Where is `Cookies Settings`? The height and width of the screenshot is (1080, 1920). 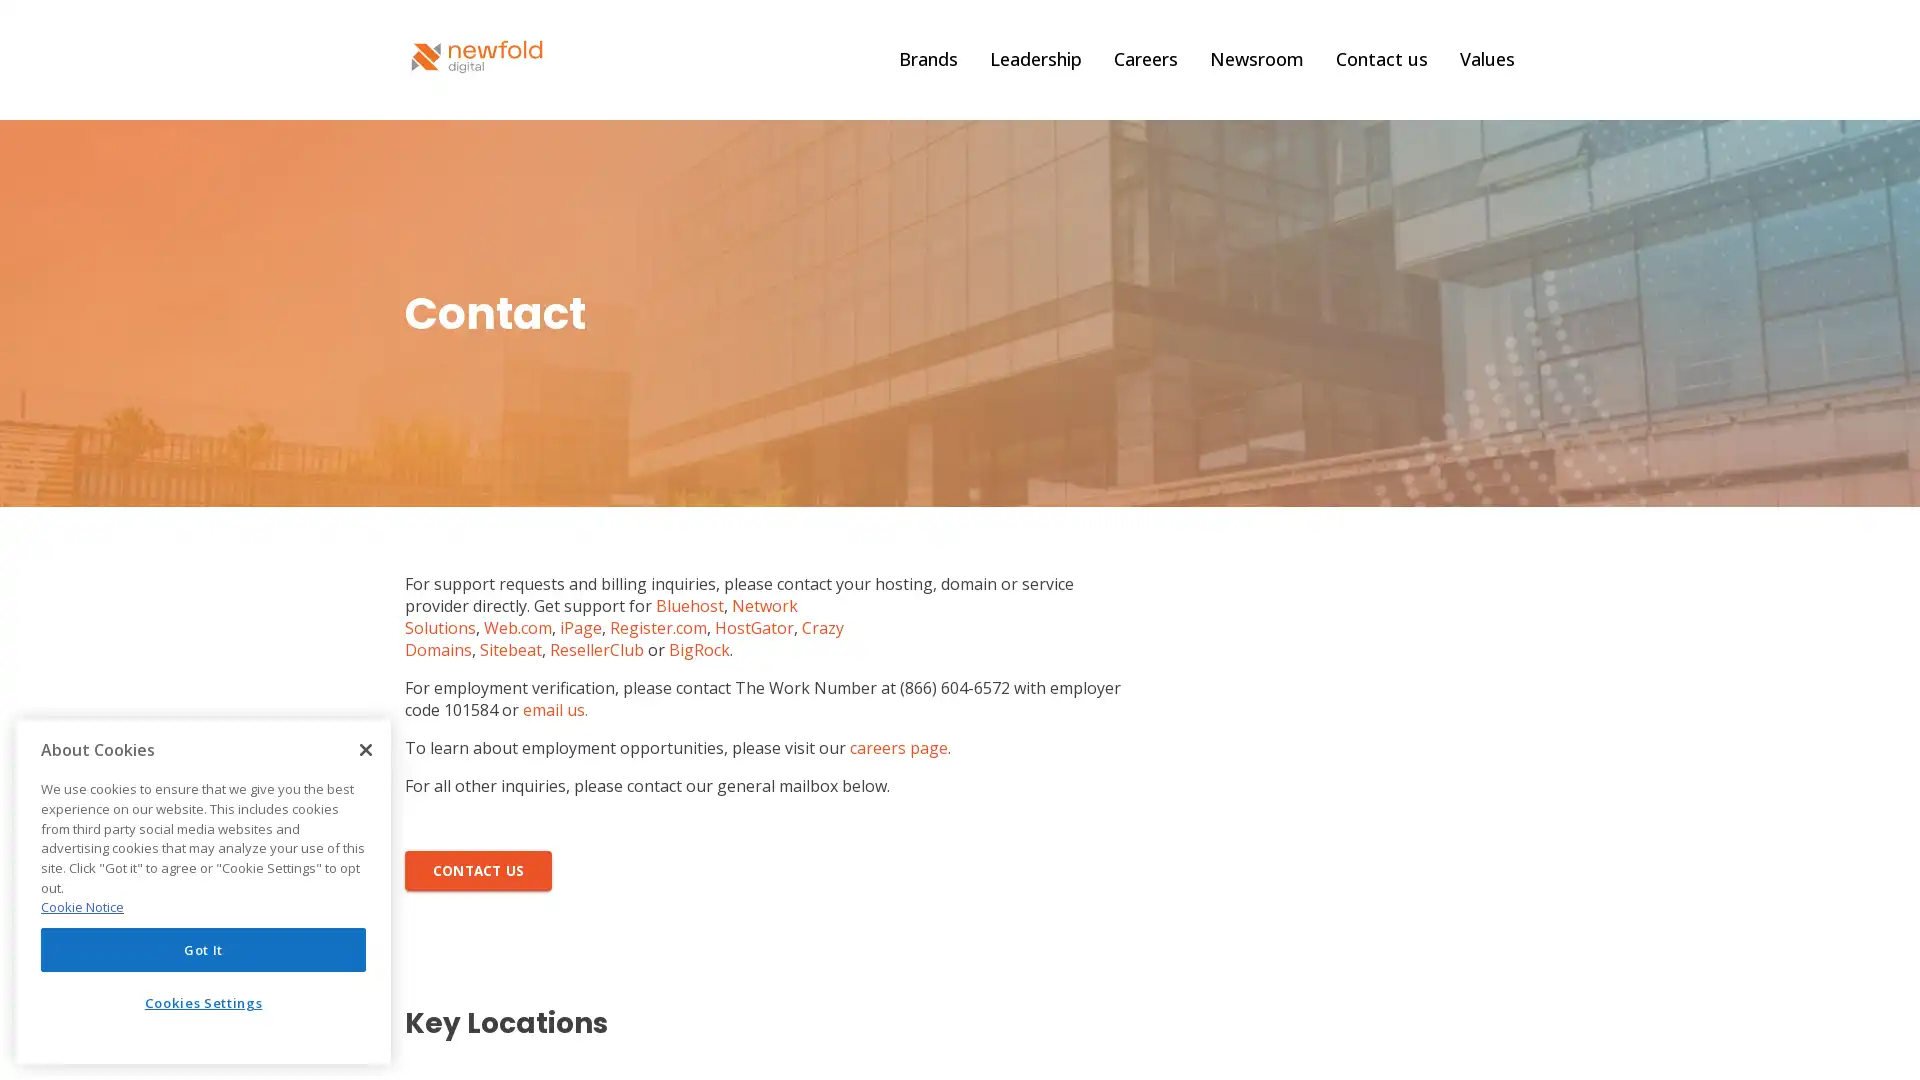
Cookies Settings is located at coordinates (203, 1002).